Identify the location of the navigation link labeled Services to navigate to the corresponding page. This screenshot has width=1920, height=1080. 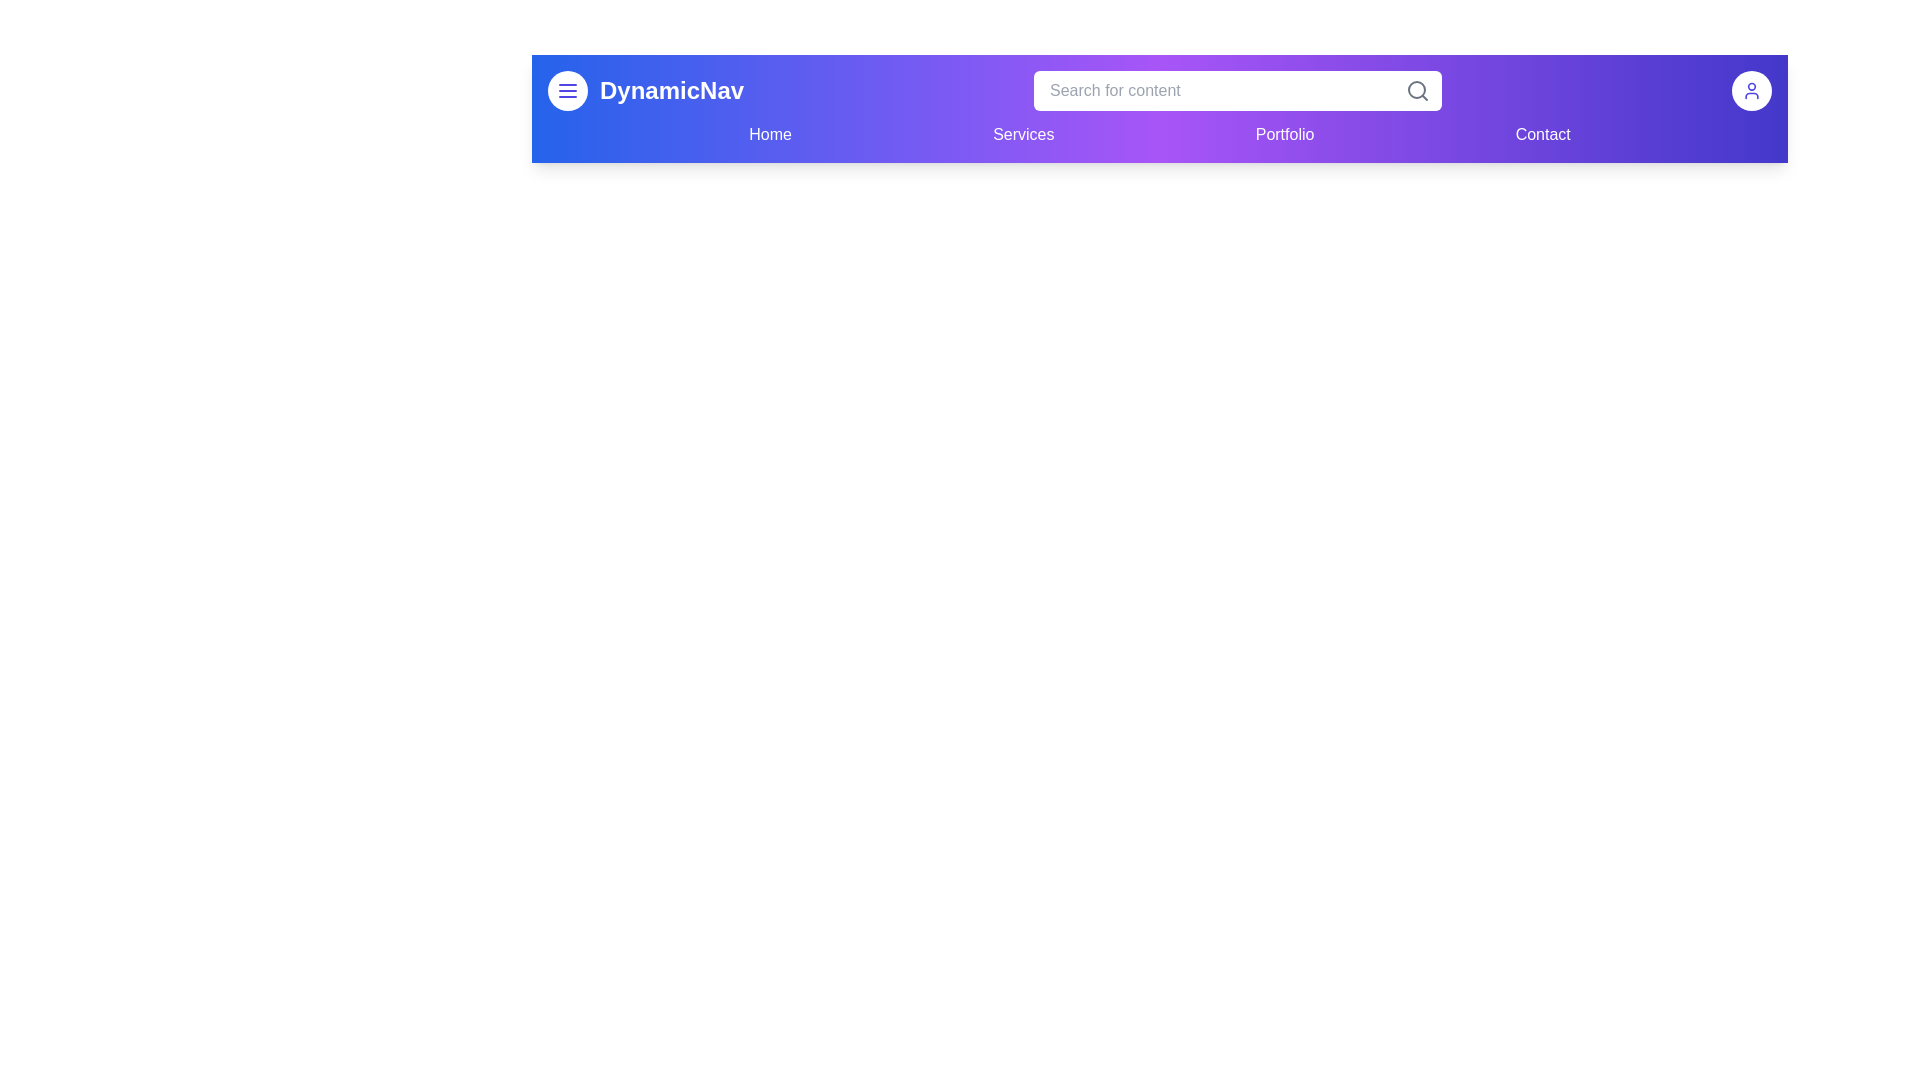
(1023, 135).